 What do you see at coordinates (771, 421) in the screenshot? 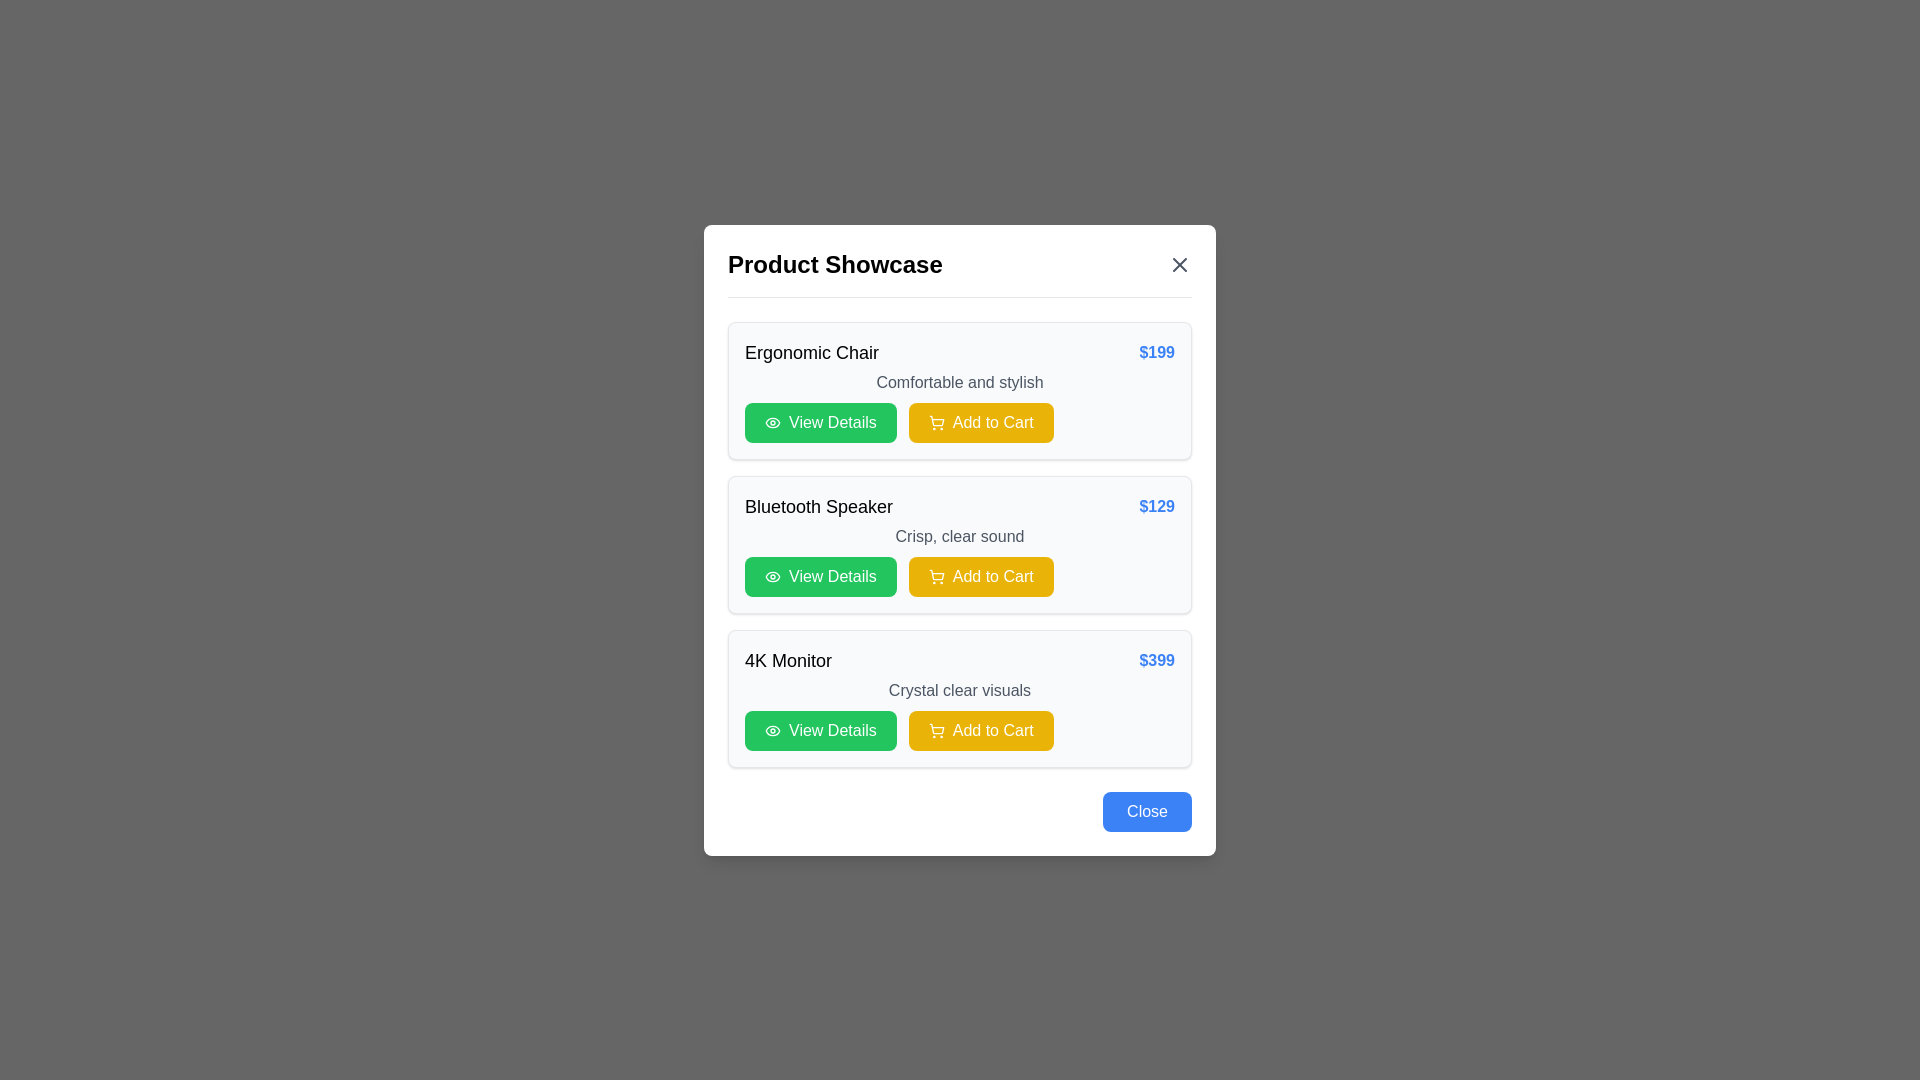
I see `the eye-shaped icon with a green background located to the left of the 'View Details' button in the 'Bluetooth Speaker' product listing` at bounding box center [771, 421].